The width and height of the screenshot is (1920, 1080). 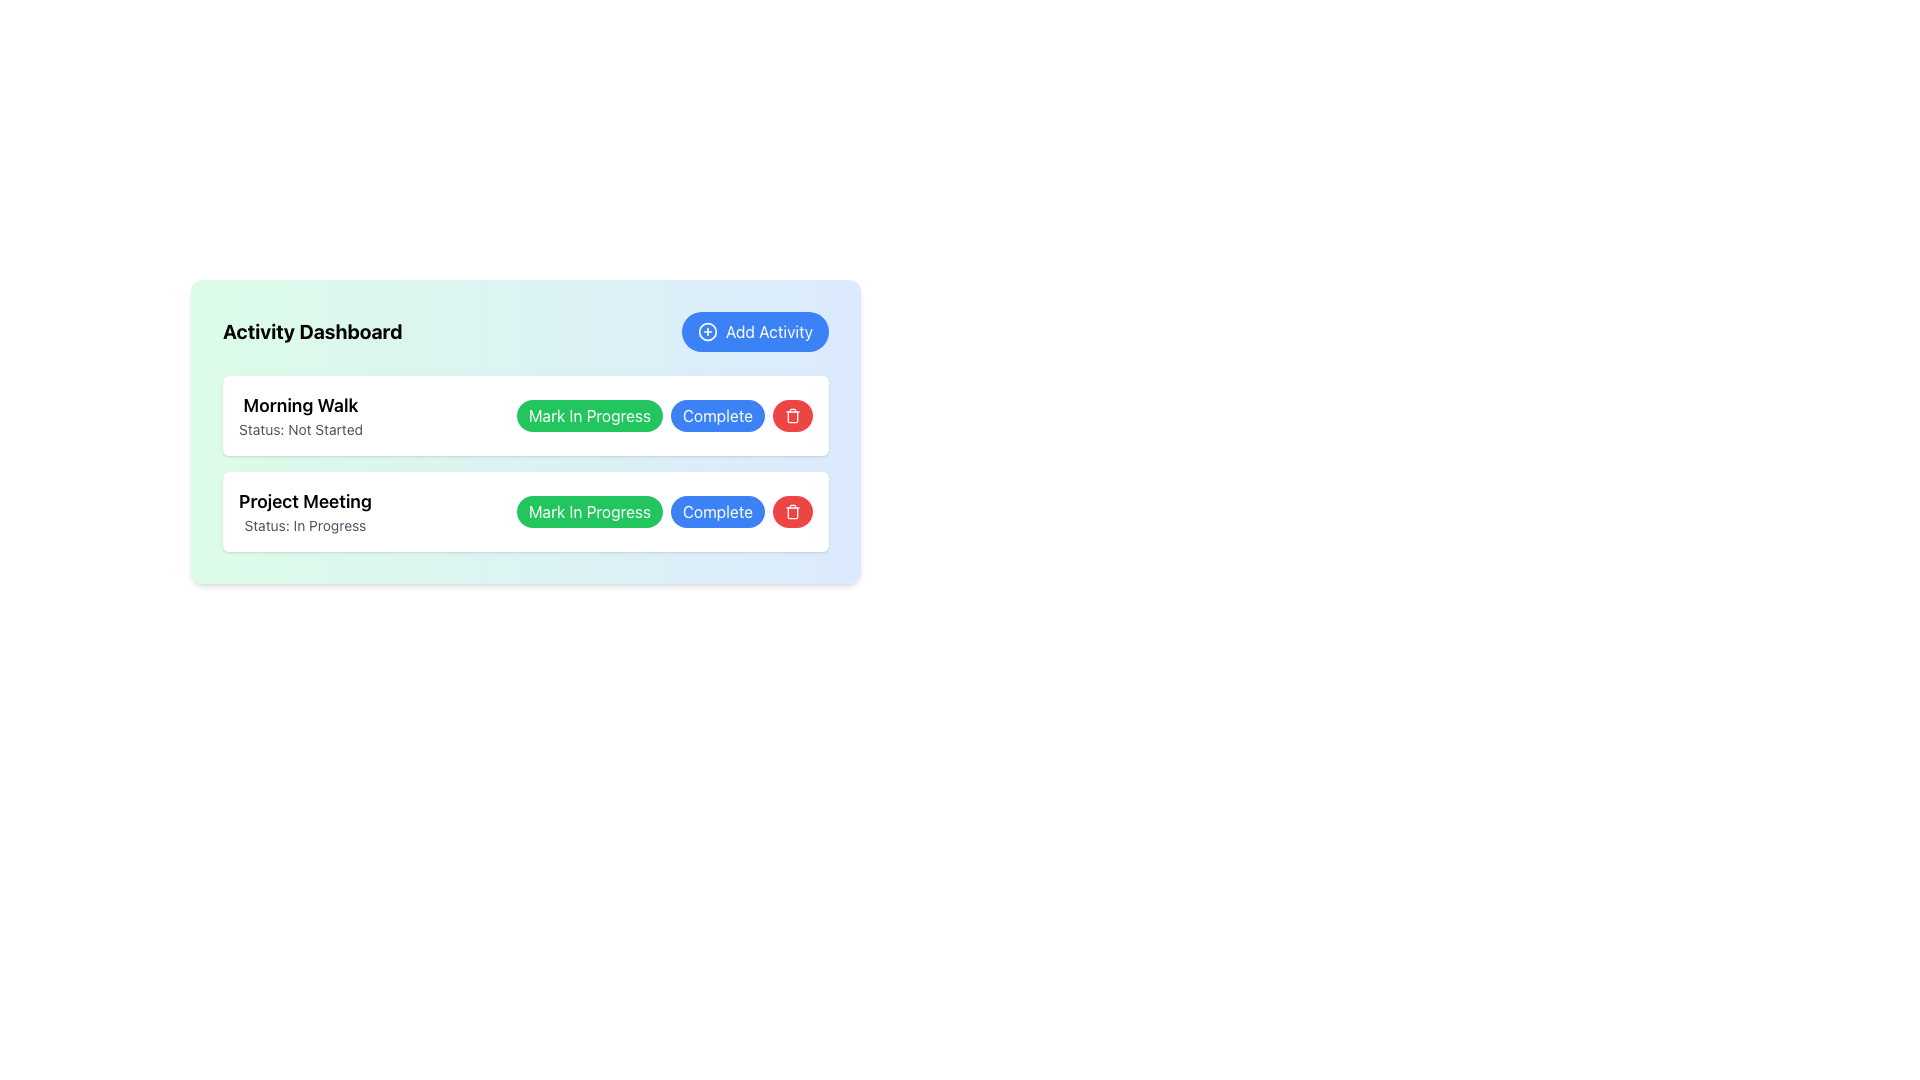 What do you see at coordinates (588, 415) in the screenshot?
I see `the green button labeled 'Mark In Progress'` at bounding box center [588, 415].